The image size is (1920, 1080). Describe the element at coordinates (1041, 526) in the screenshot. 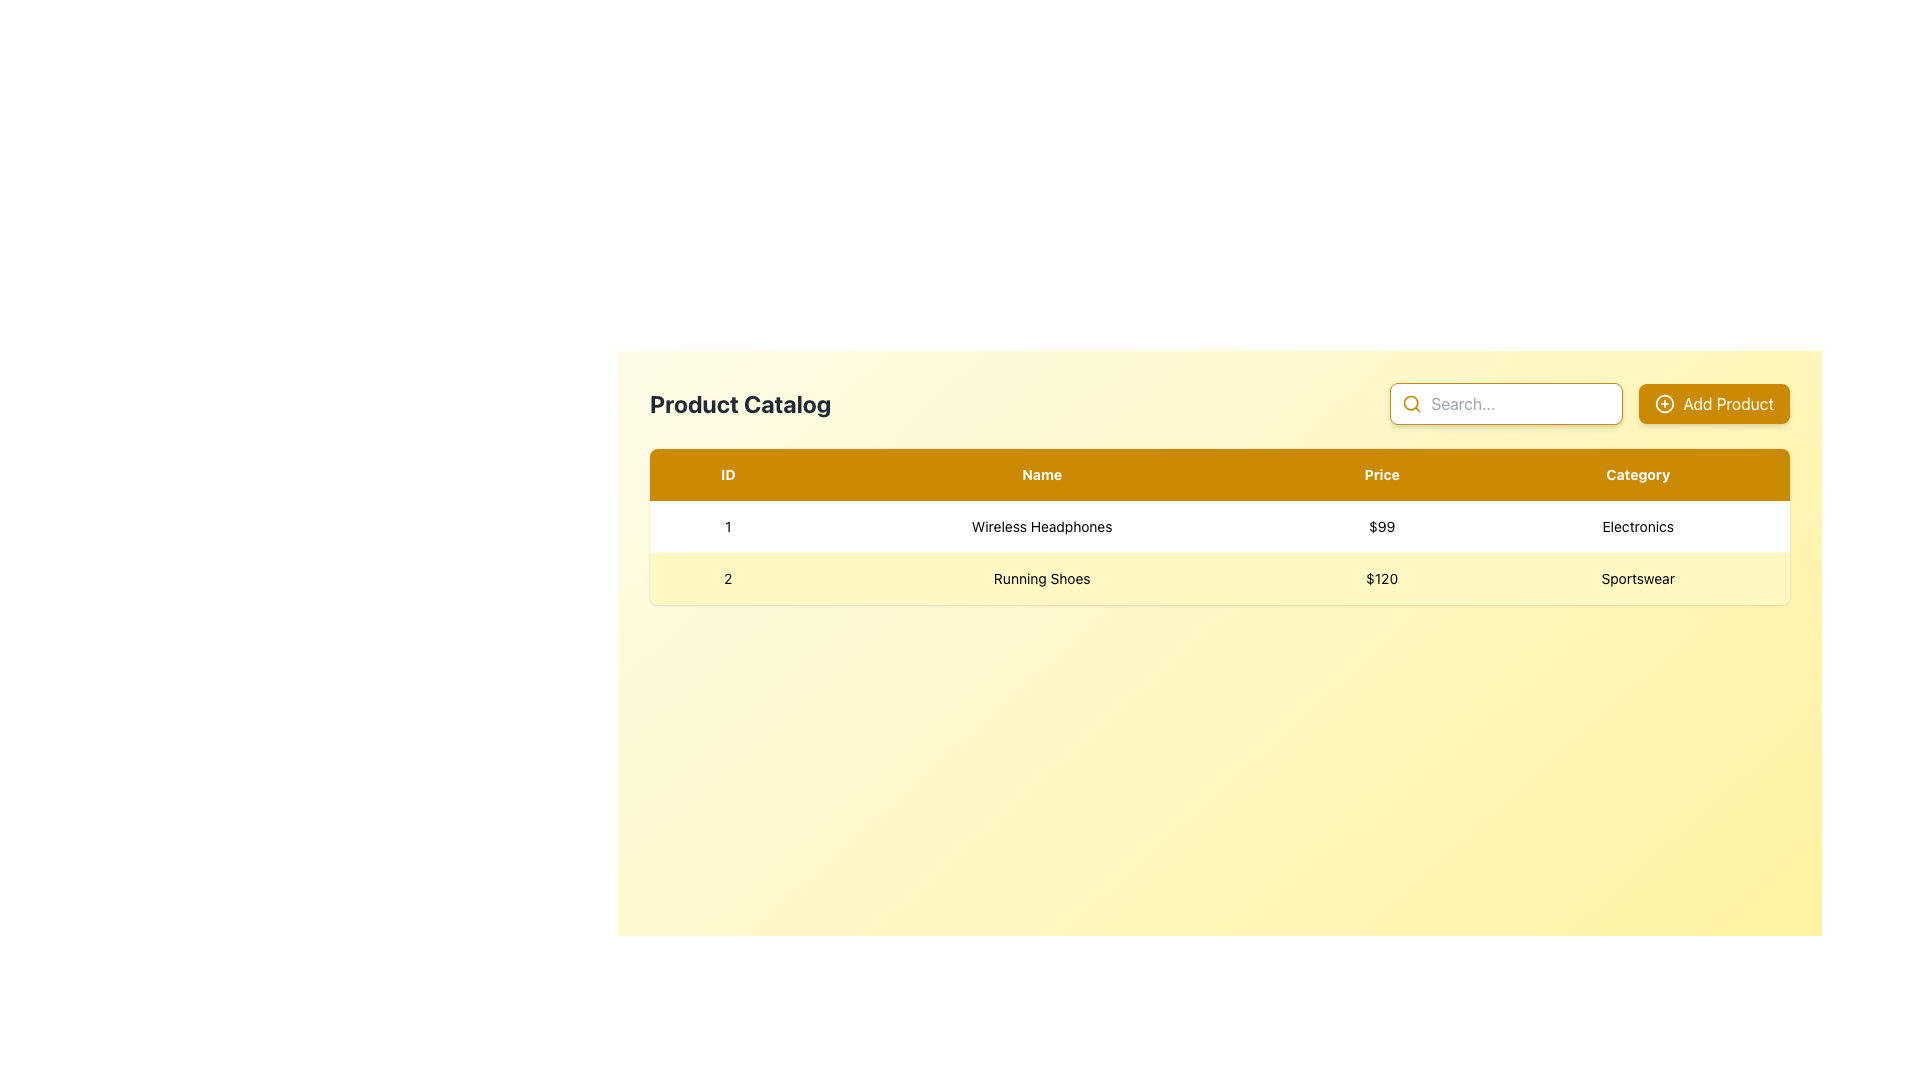

I see `the 'Name' text label in the first row of the 'Product Catalog' table, which indicates the product name` at that location.